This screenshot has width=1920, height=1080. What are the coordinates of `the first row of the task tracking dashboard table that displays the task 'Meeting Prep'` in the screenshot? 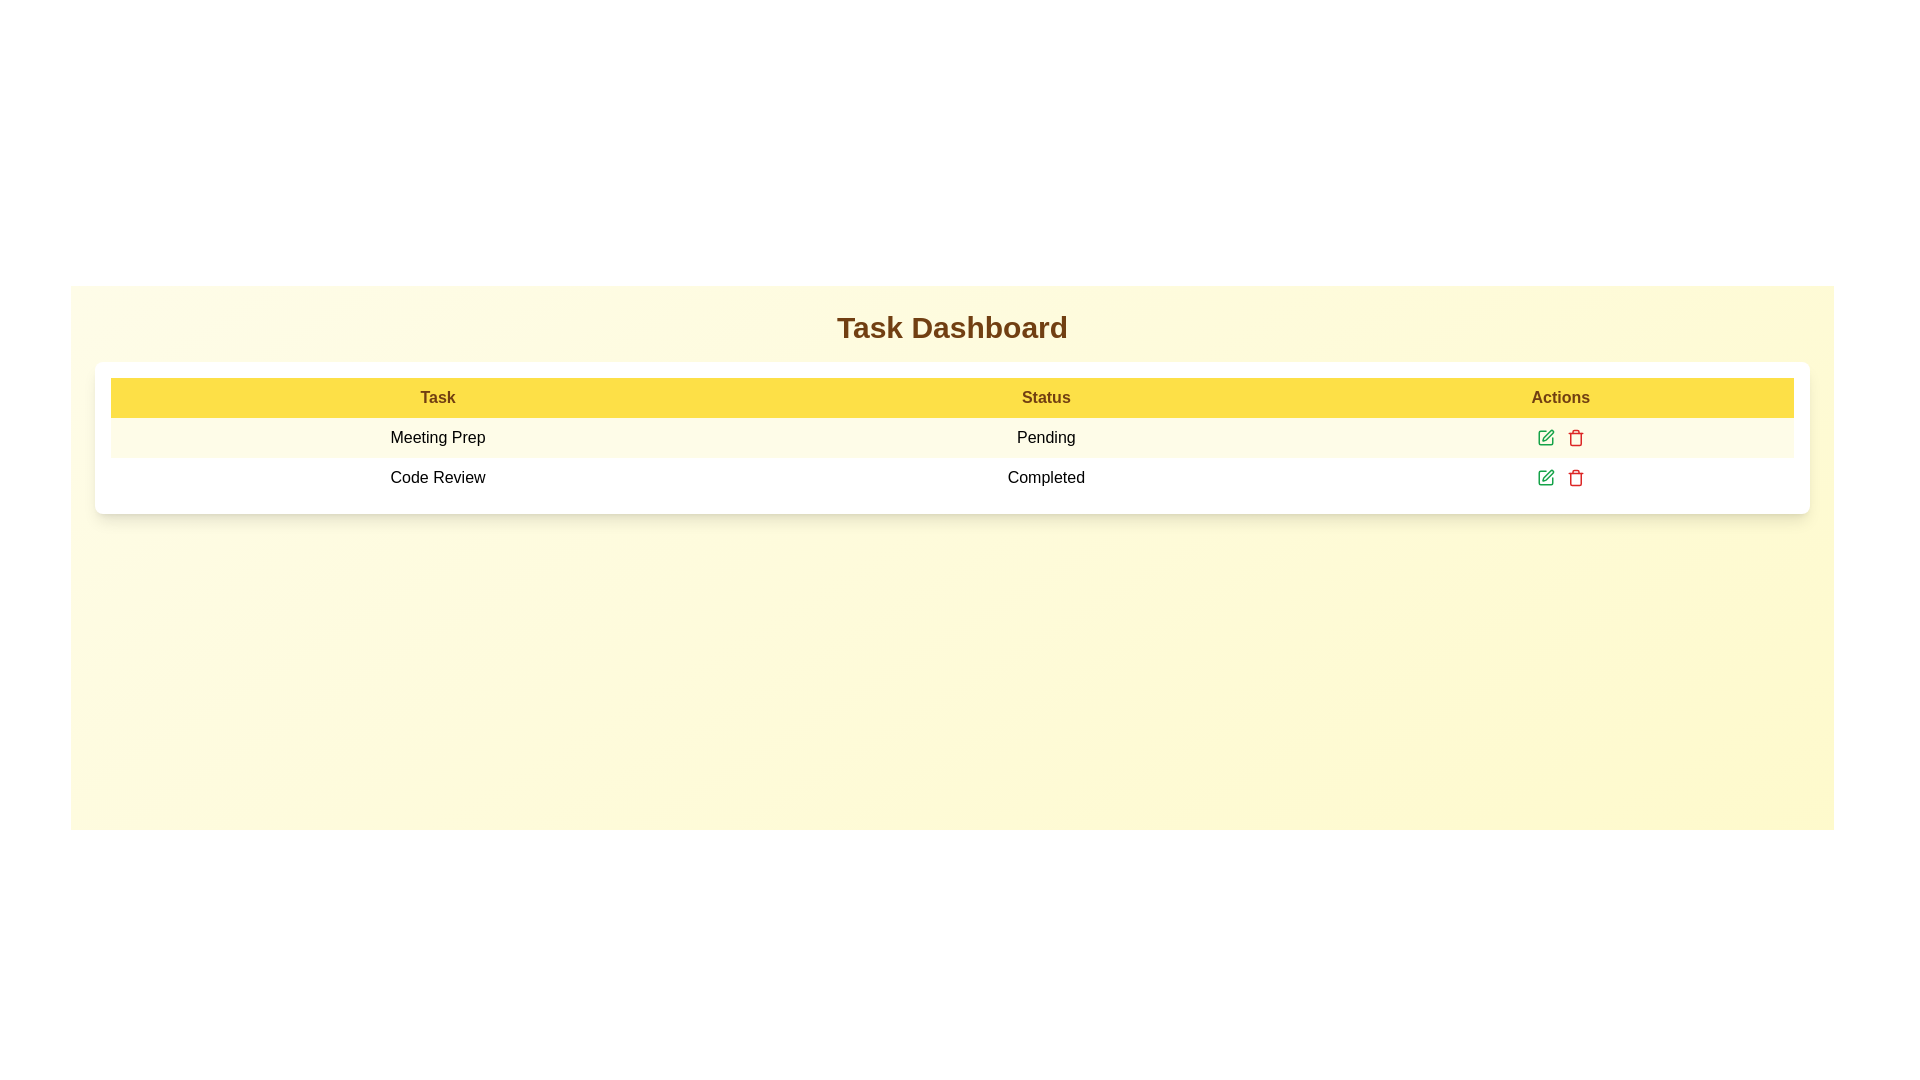 It's located at (951, 458).